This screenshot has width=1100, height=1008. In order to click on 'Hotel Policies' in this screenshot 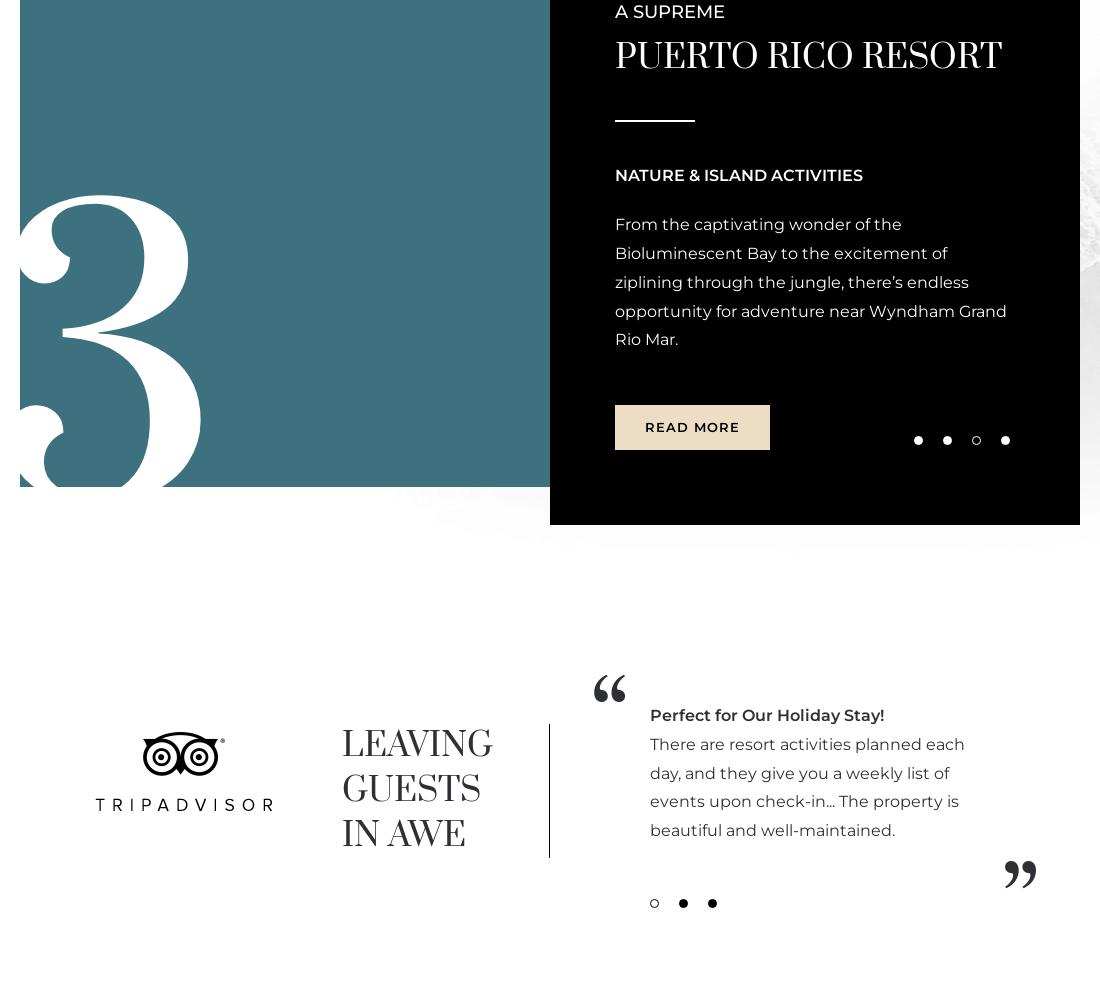, I will do `click(660, 341)`.